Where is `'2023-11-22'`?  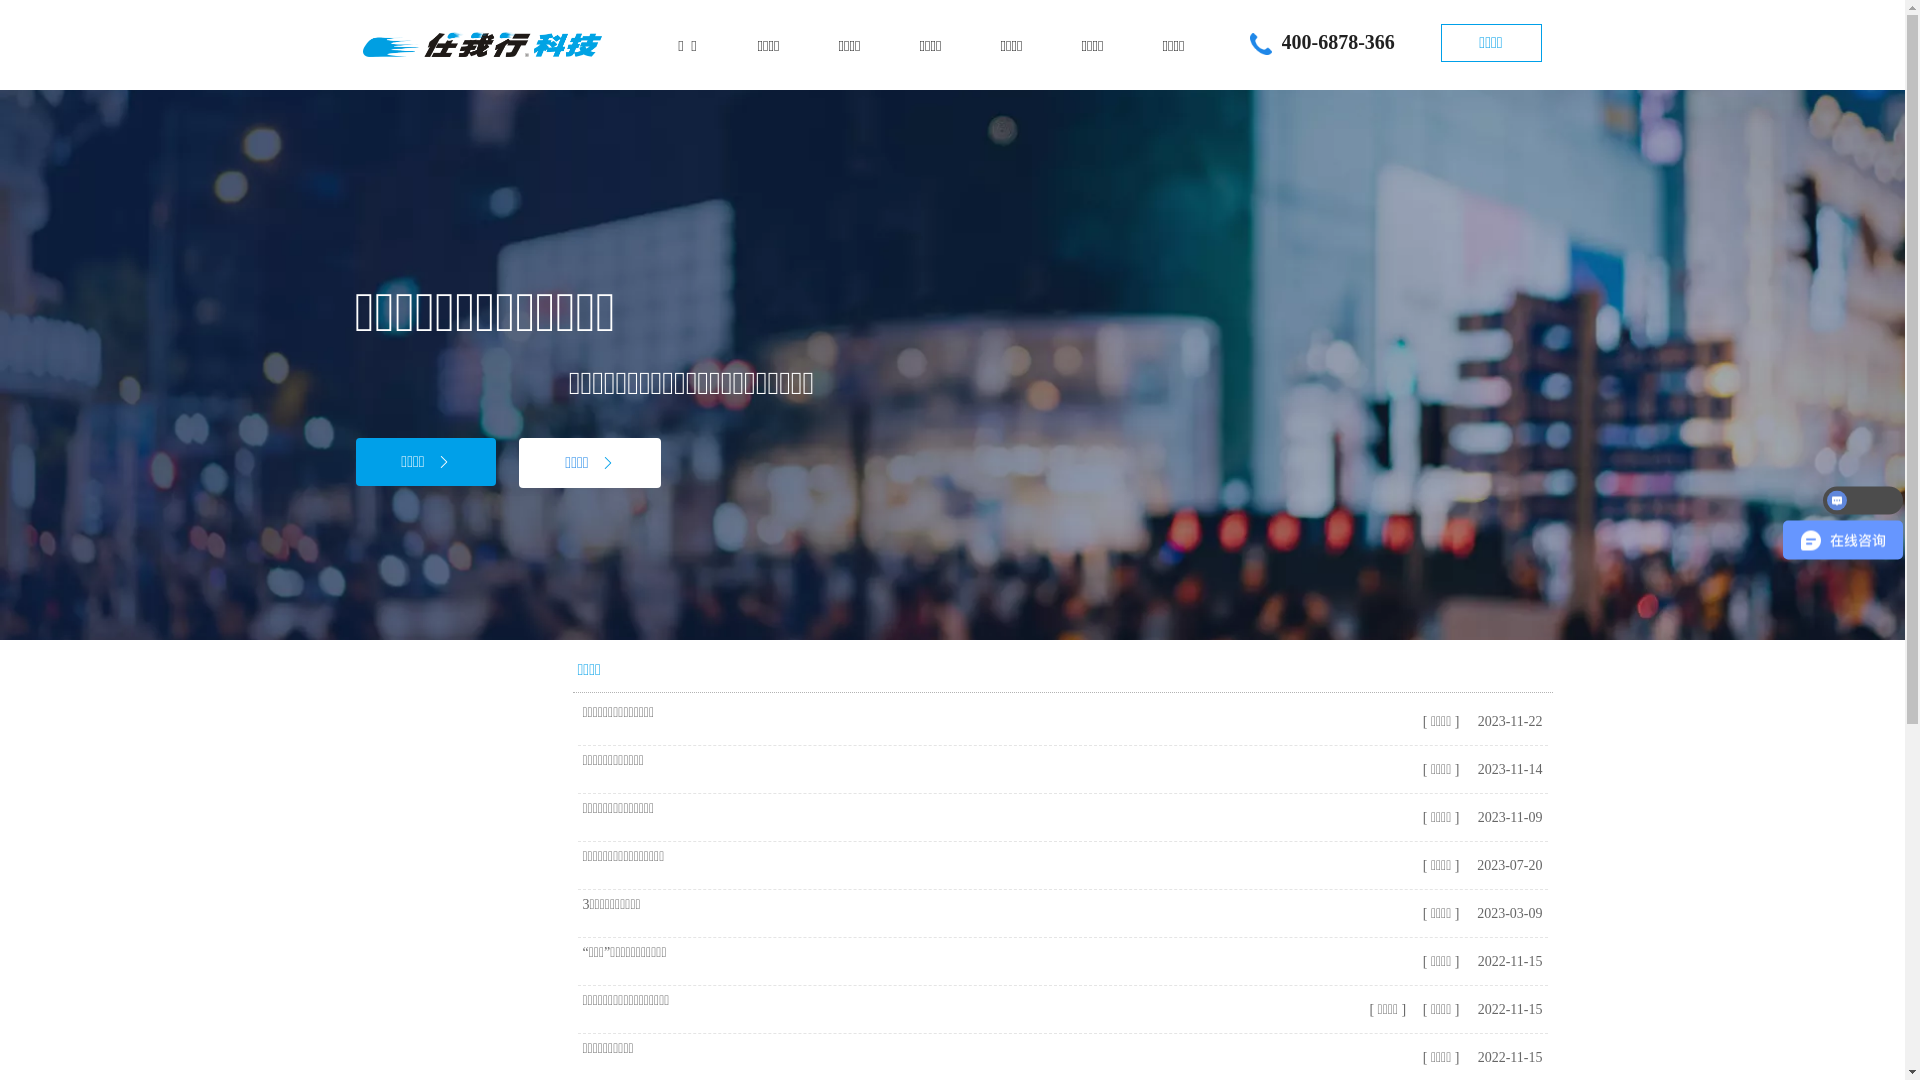
'2023-11-22' is located at coordinates (1507, 721).